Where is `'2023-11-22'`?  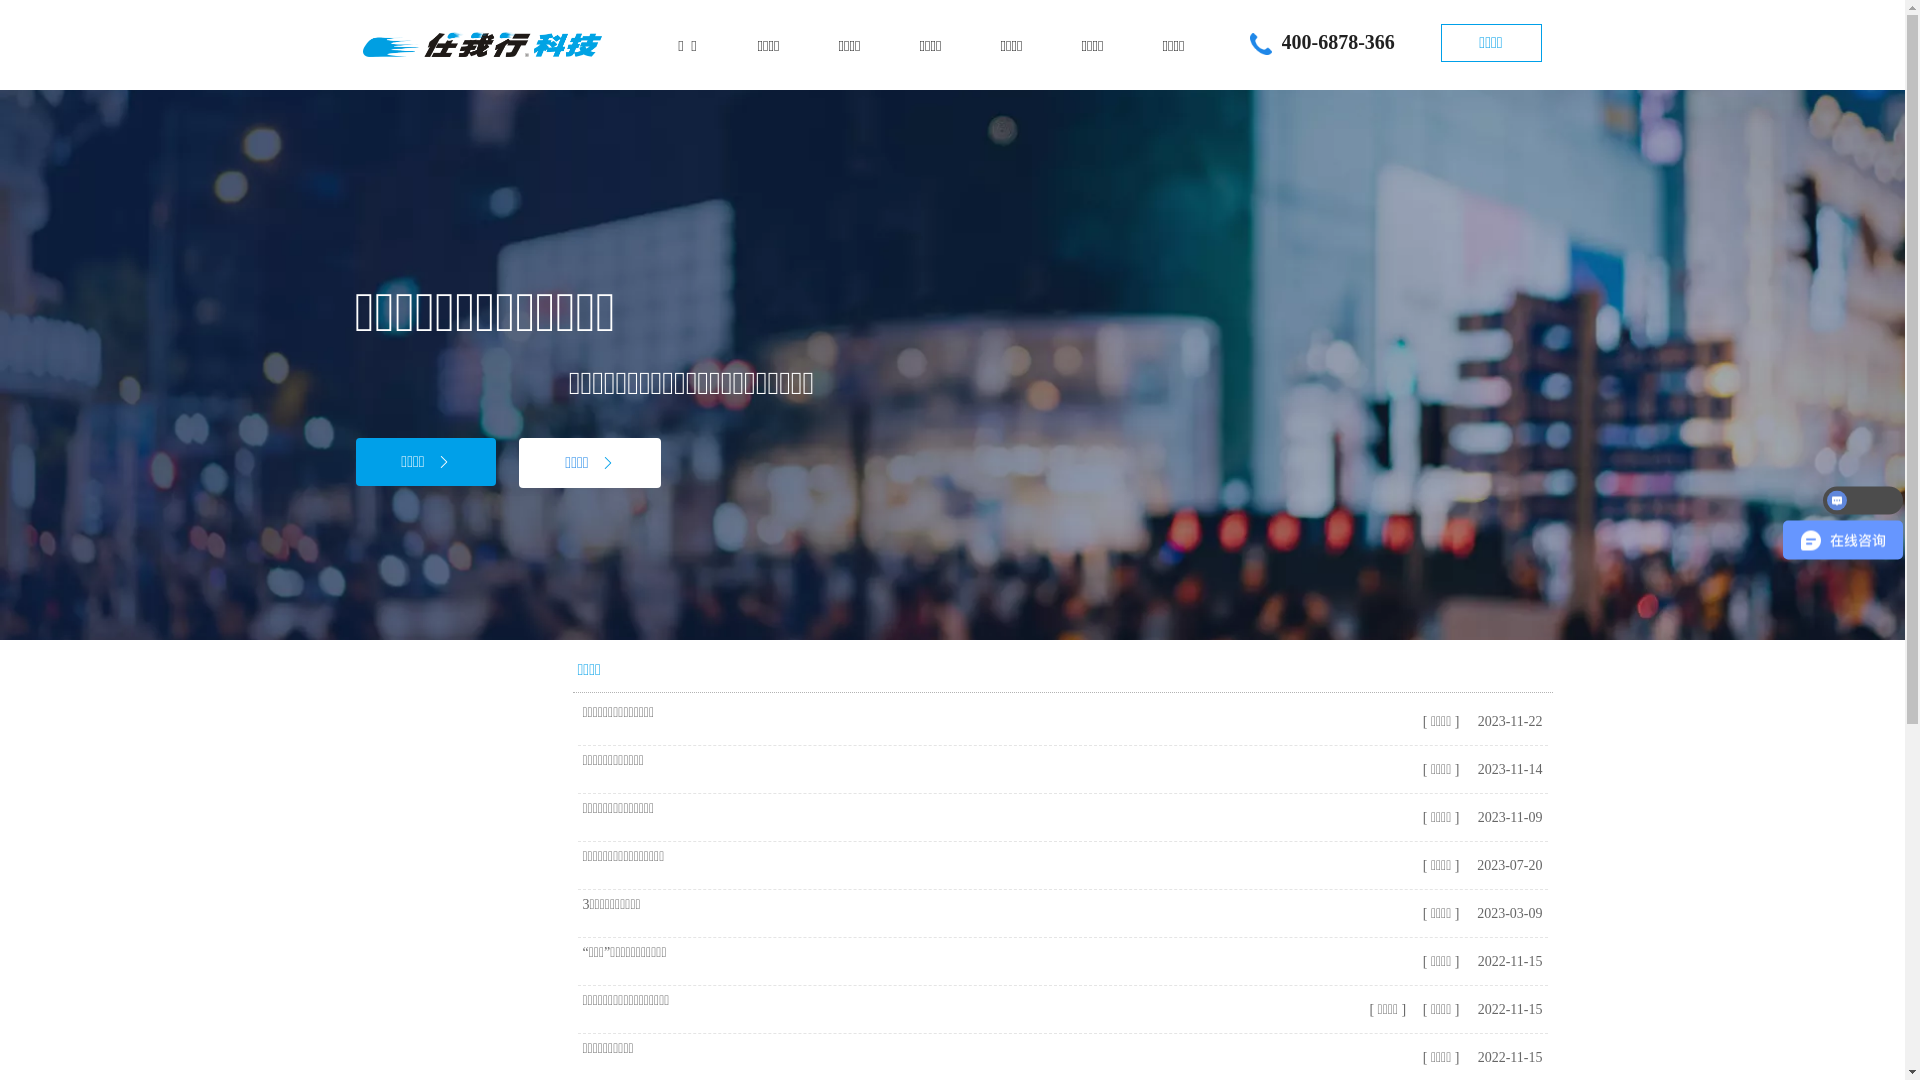
'2023-11-22' is located at coordinates (1507, 721).